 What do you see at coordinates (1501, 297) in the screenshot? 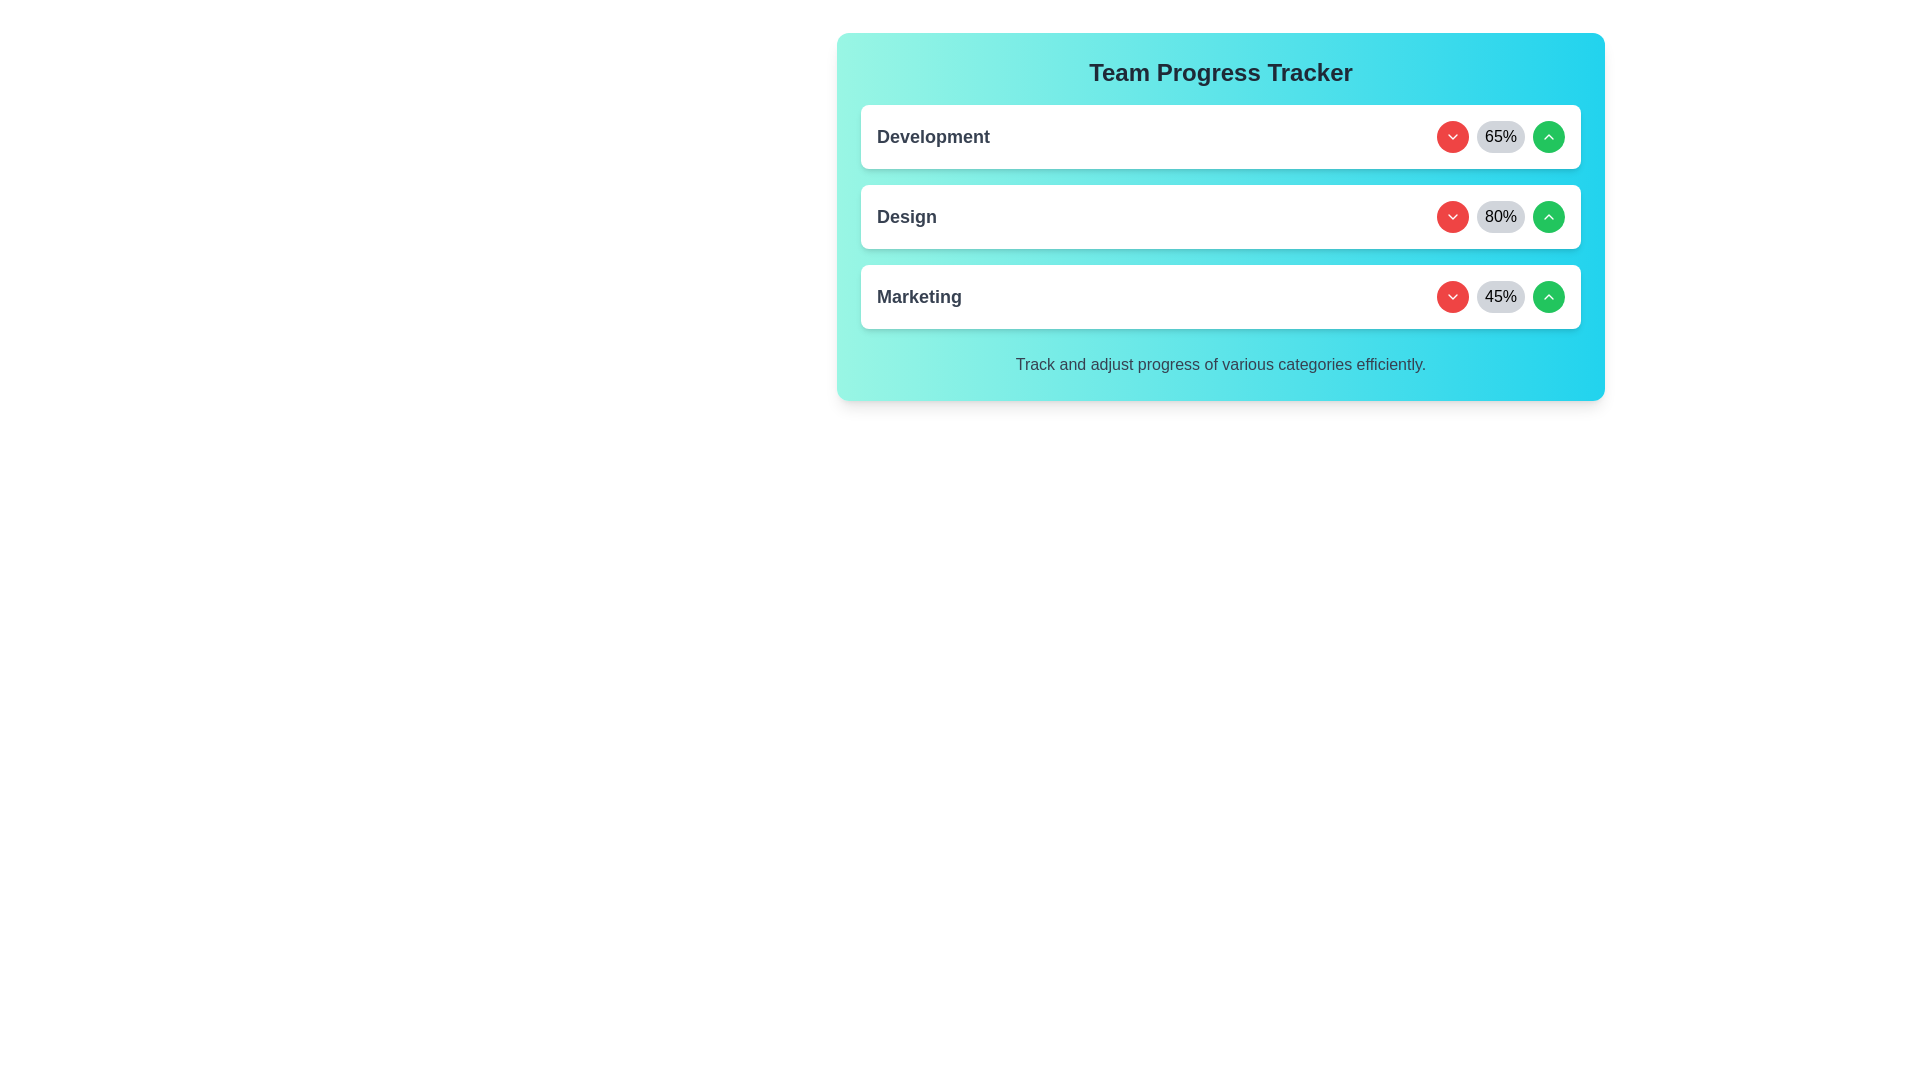
I see `the rounded rectangular static text display showing '45%' in bold black font, located in the third row of the 'Marketing' section, between a red circular button and a green circular button` at bounding box center [1501, 297].